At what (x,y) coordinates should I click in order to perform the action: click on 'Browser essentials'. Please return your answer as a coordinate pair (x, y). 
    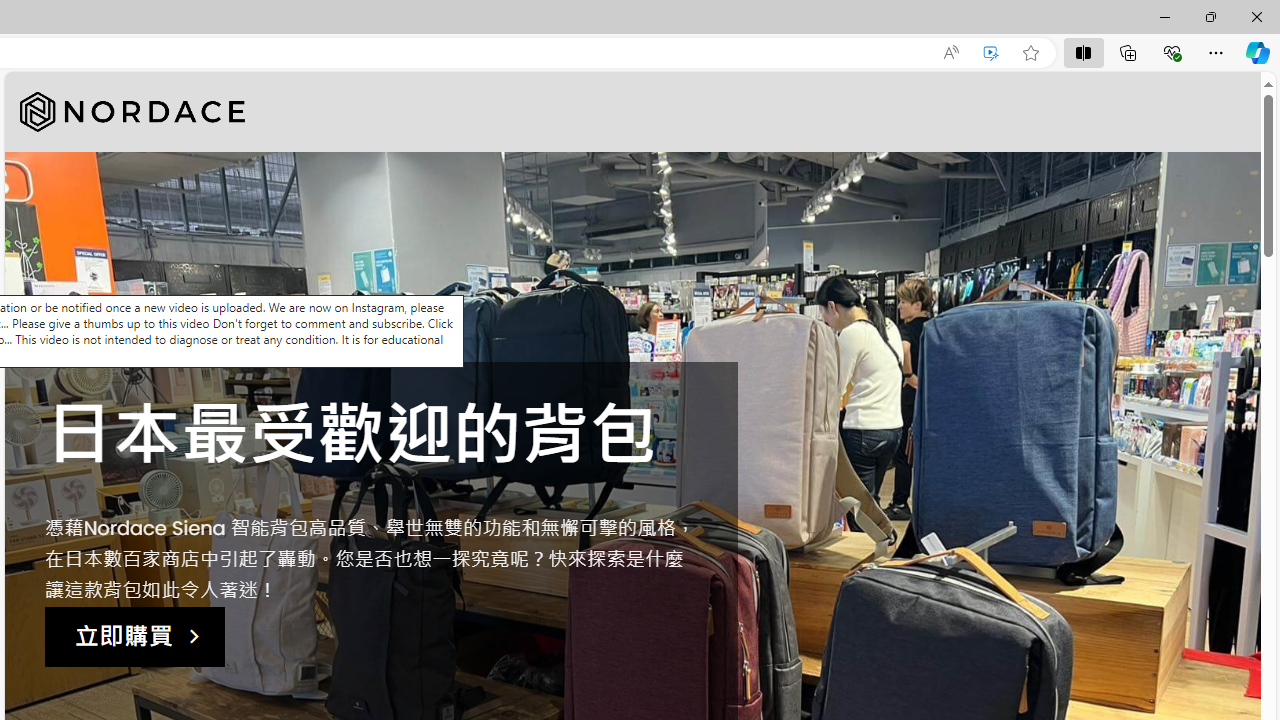
    Looking at the image, I should click on (1171, 51).